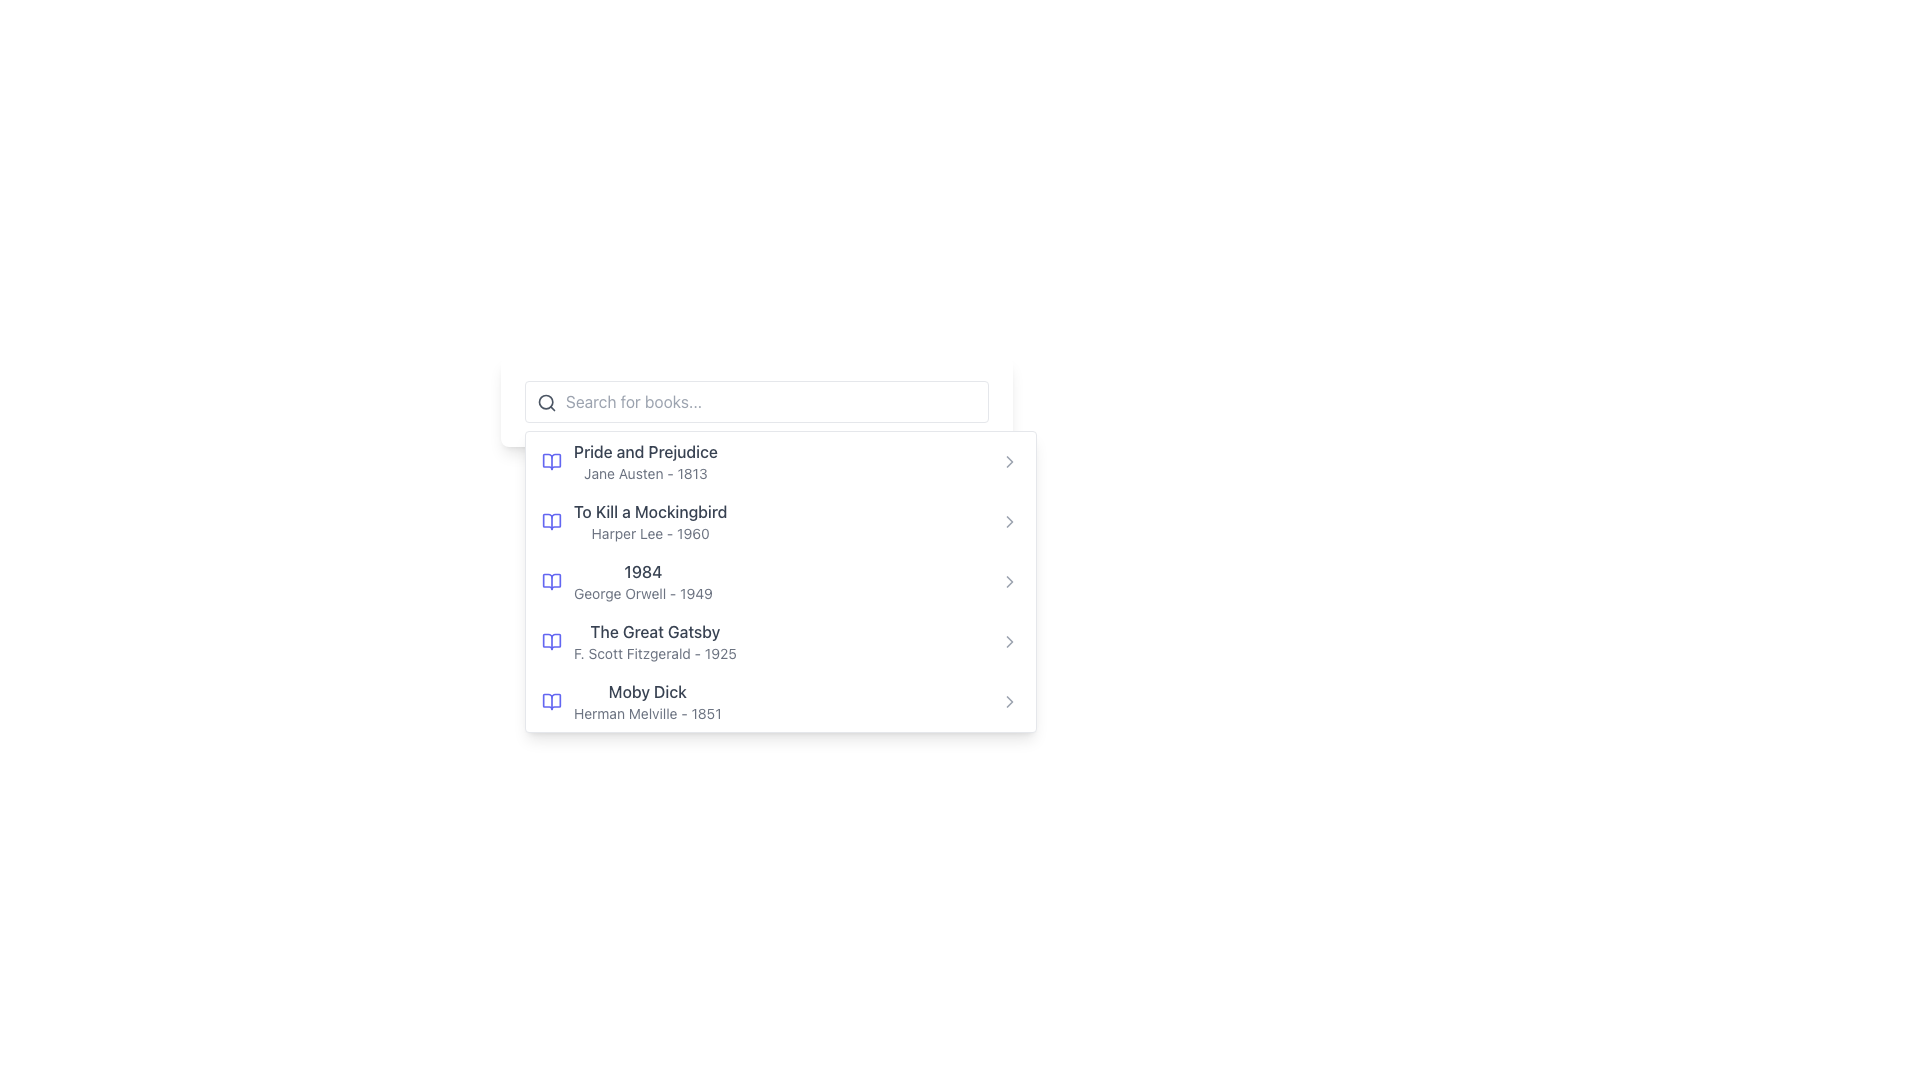 The width and height of the screenshot is (1920, 1080). Describe the element at coordinates (780, 701) in the screenshot. I see `the fifth list item titled 'Moby Dick' in the dropdown menu` at that location.